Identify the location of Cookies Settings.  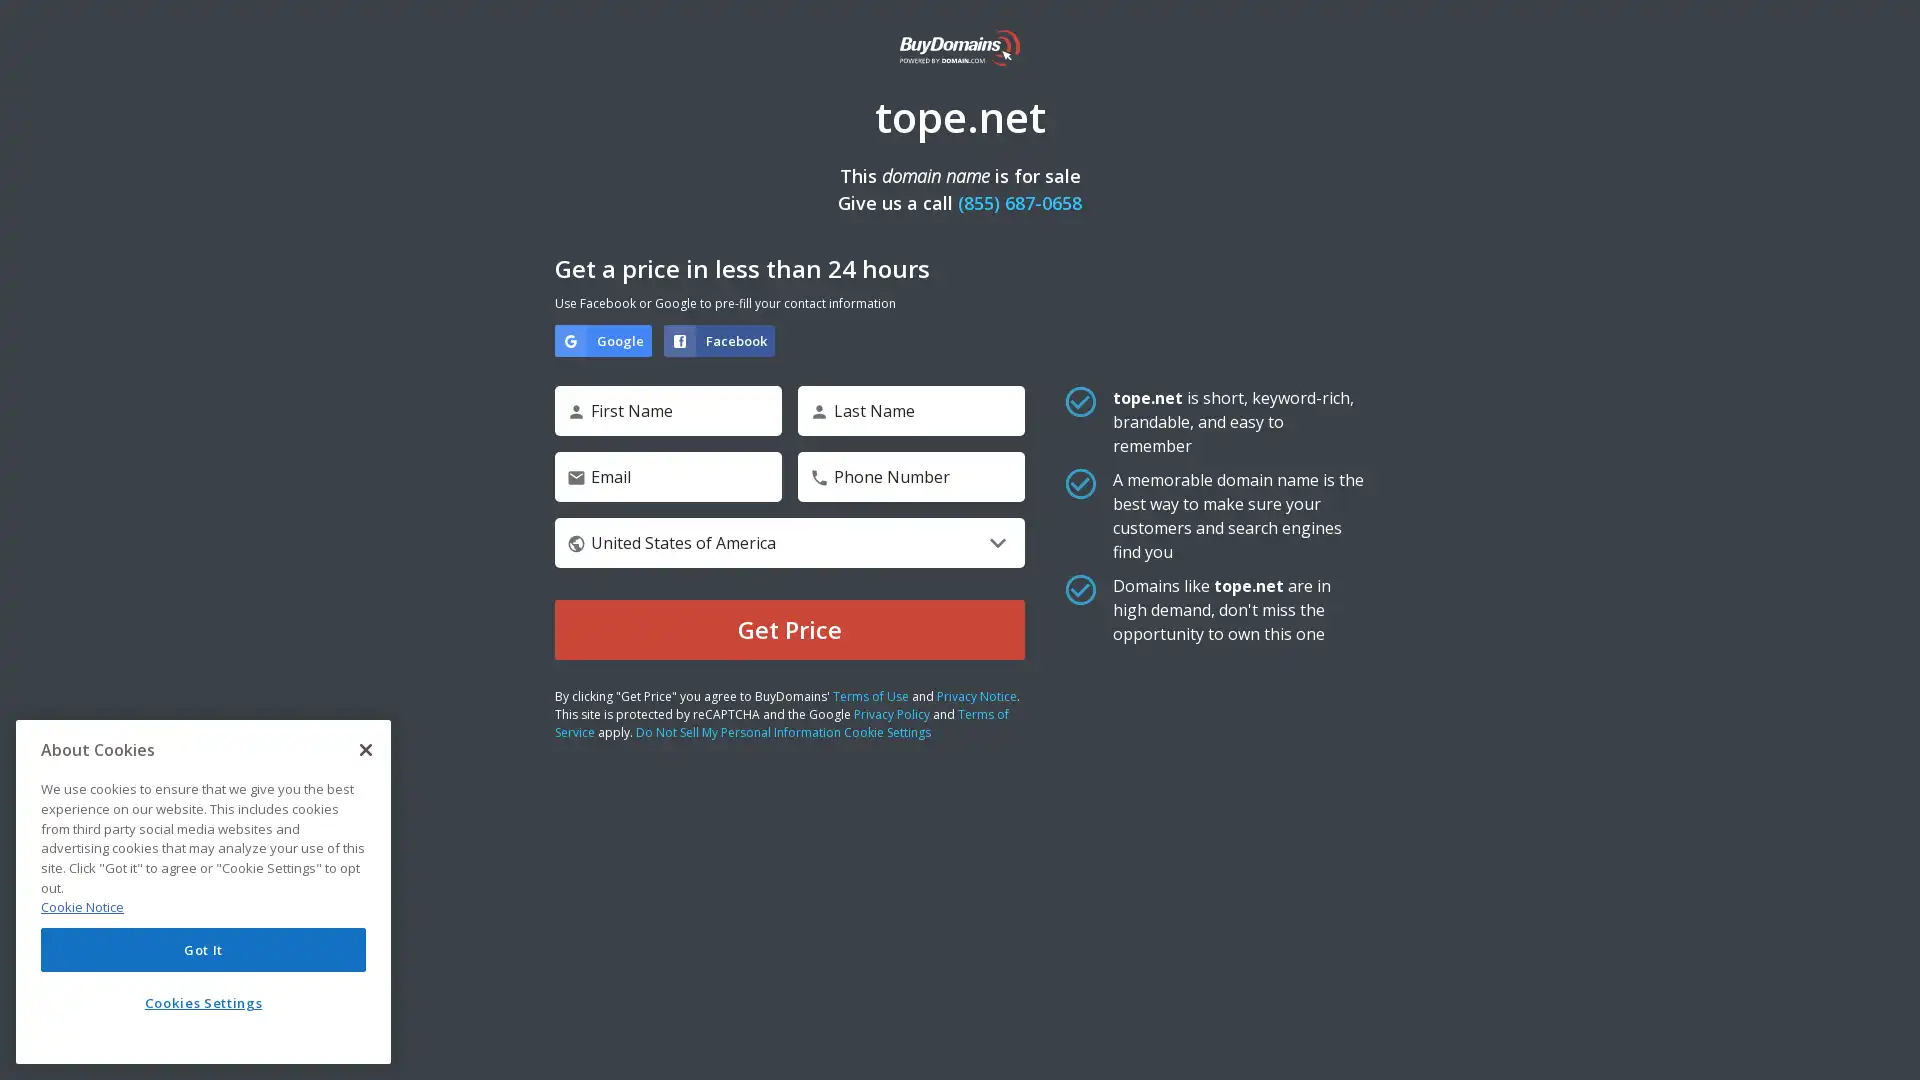
(203, 1002).